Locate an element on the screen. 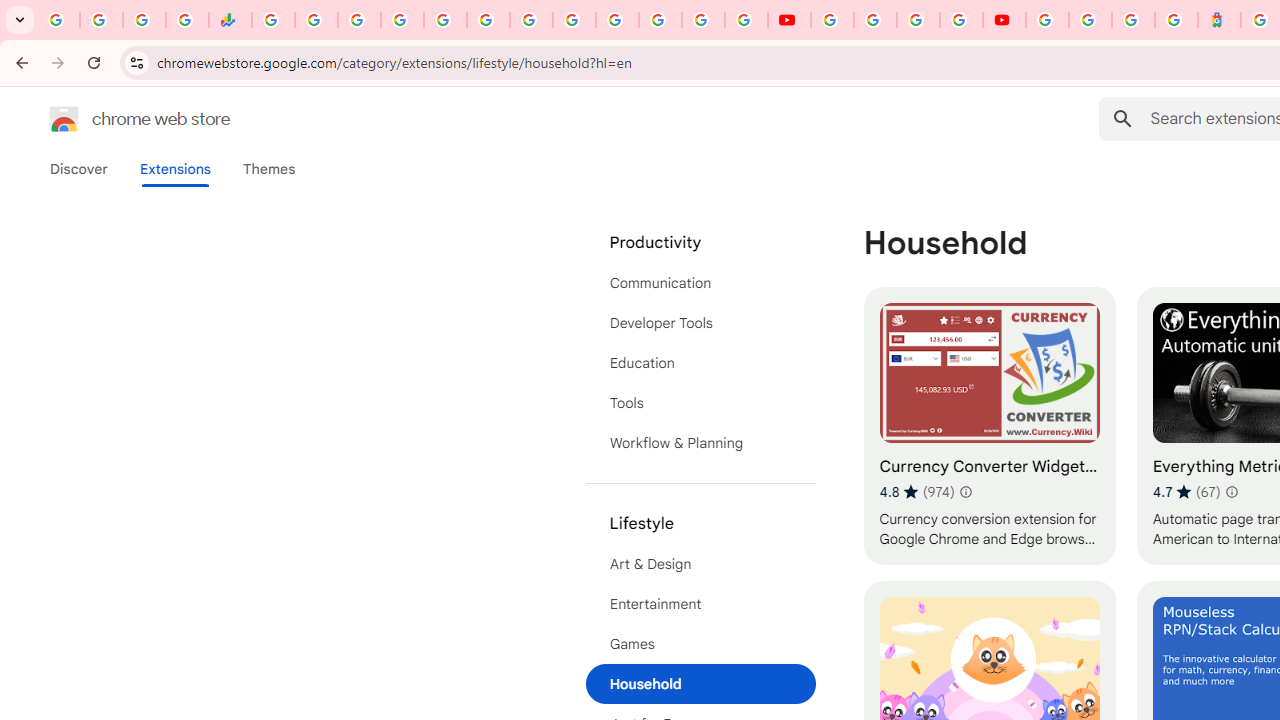  'Google Account Help' is located at coordinates (875, 20).